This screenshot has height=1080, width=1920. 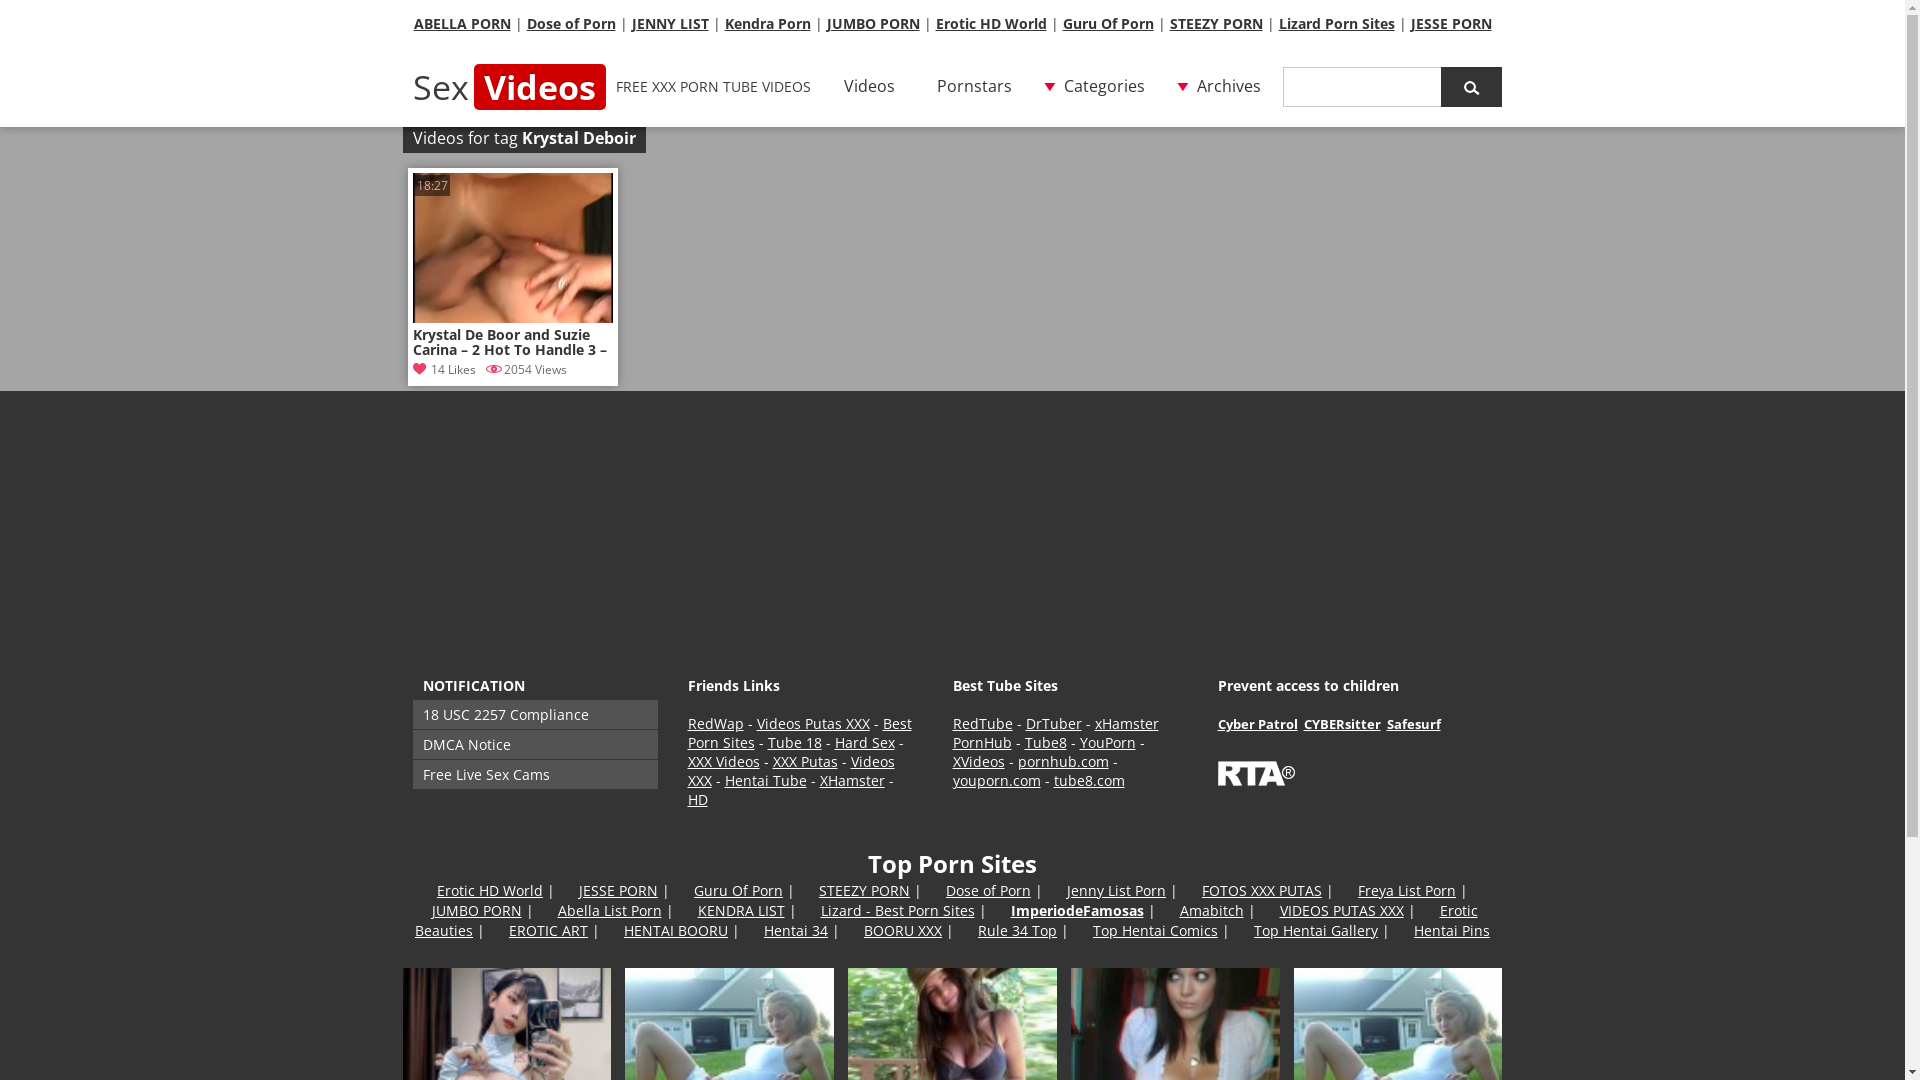 I want to click on 'JESSE PORN', so click(x=1450, y=23).